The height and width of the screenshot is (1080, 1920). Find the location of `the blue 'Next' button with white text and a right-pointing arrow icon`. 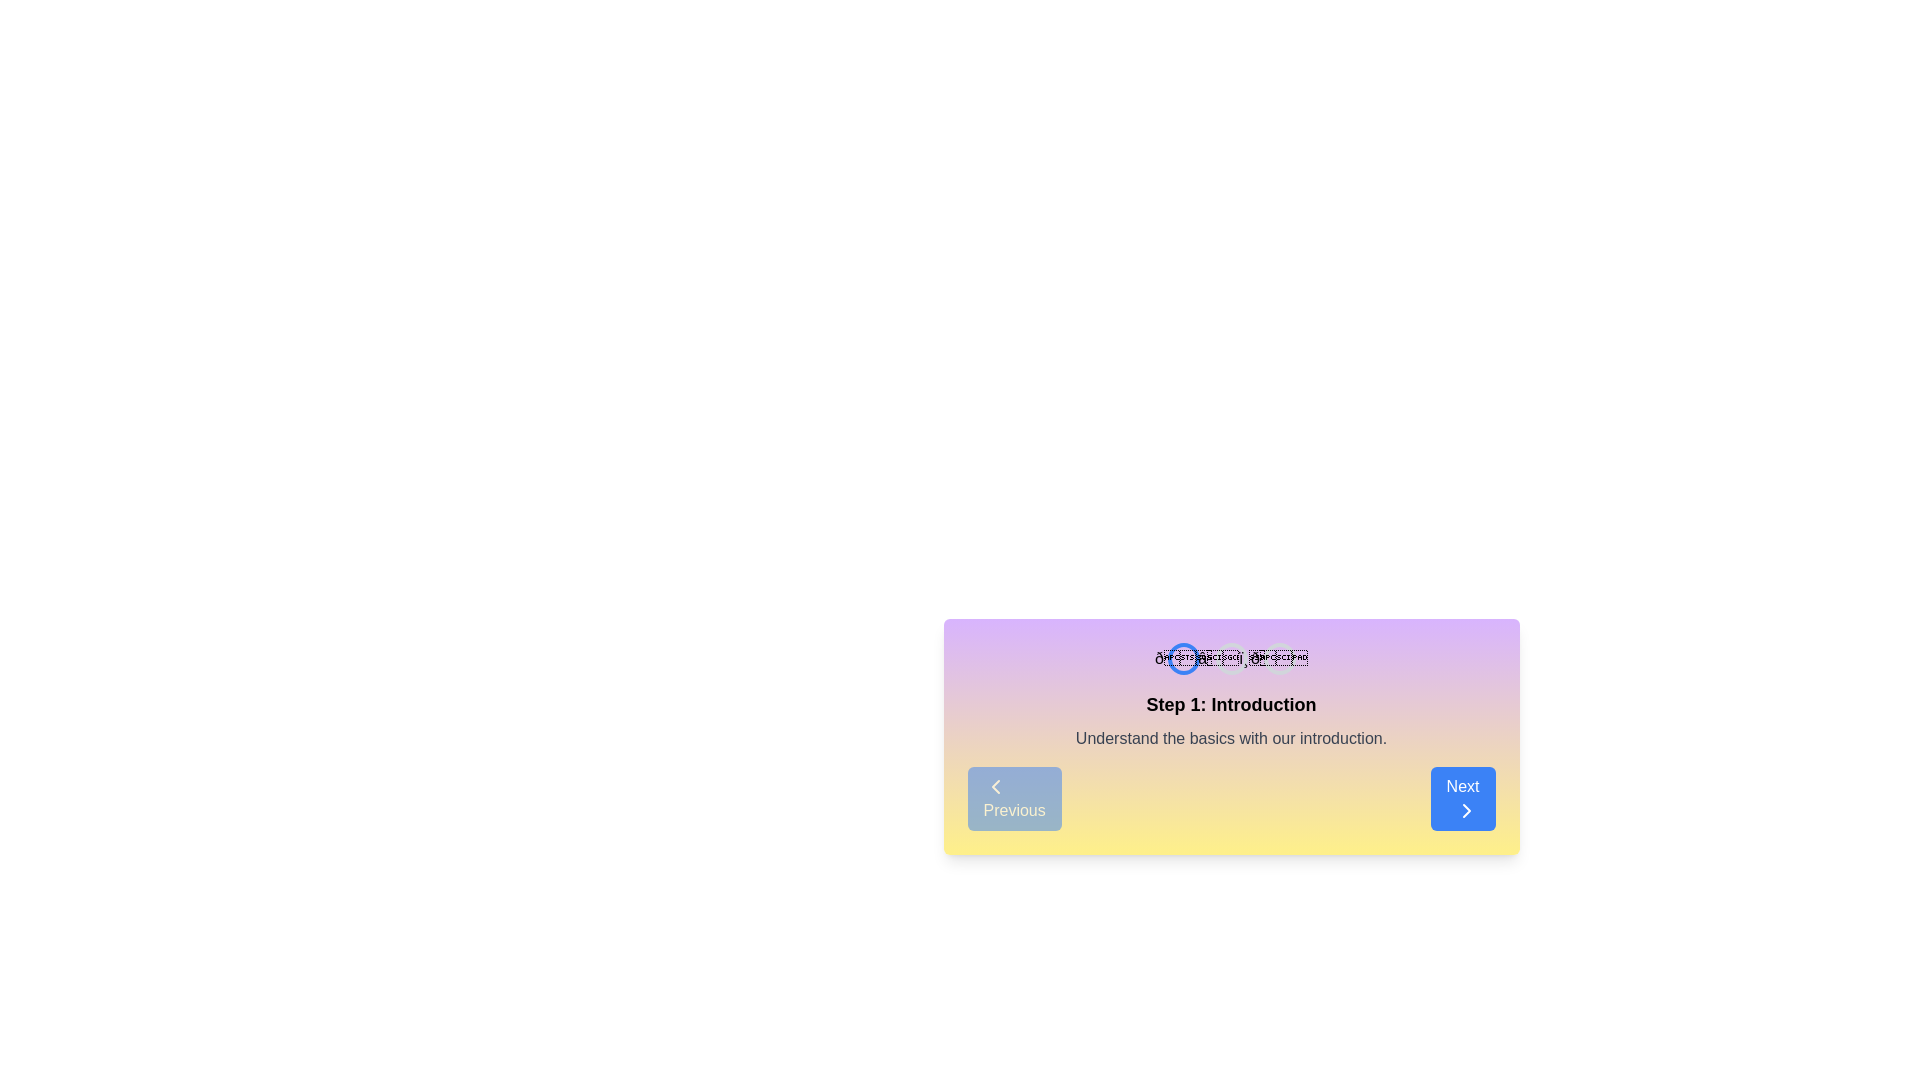

the blue 'Next' button with white text and a right-pointing arrow icon is located at coordinates (1463, 797).